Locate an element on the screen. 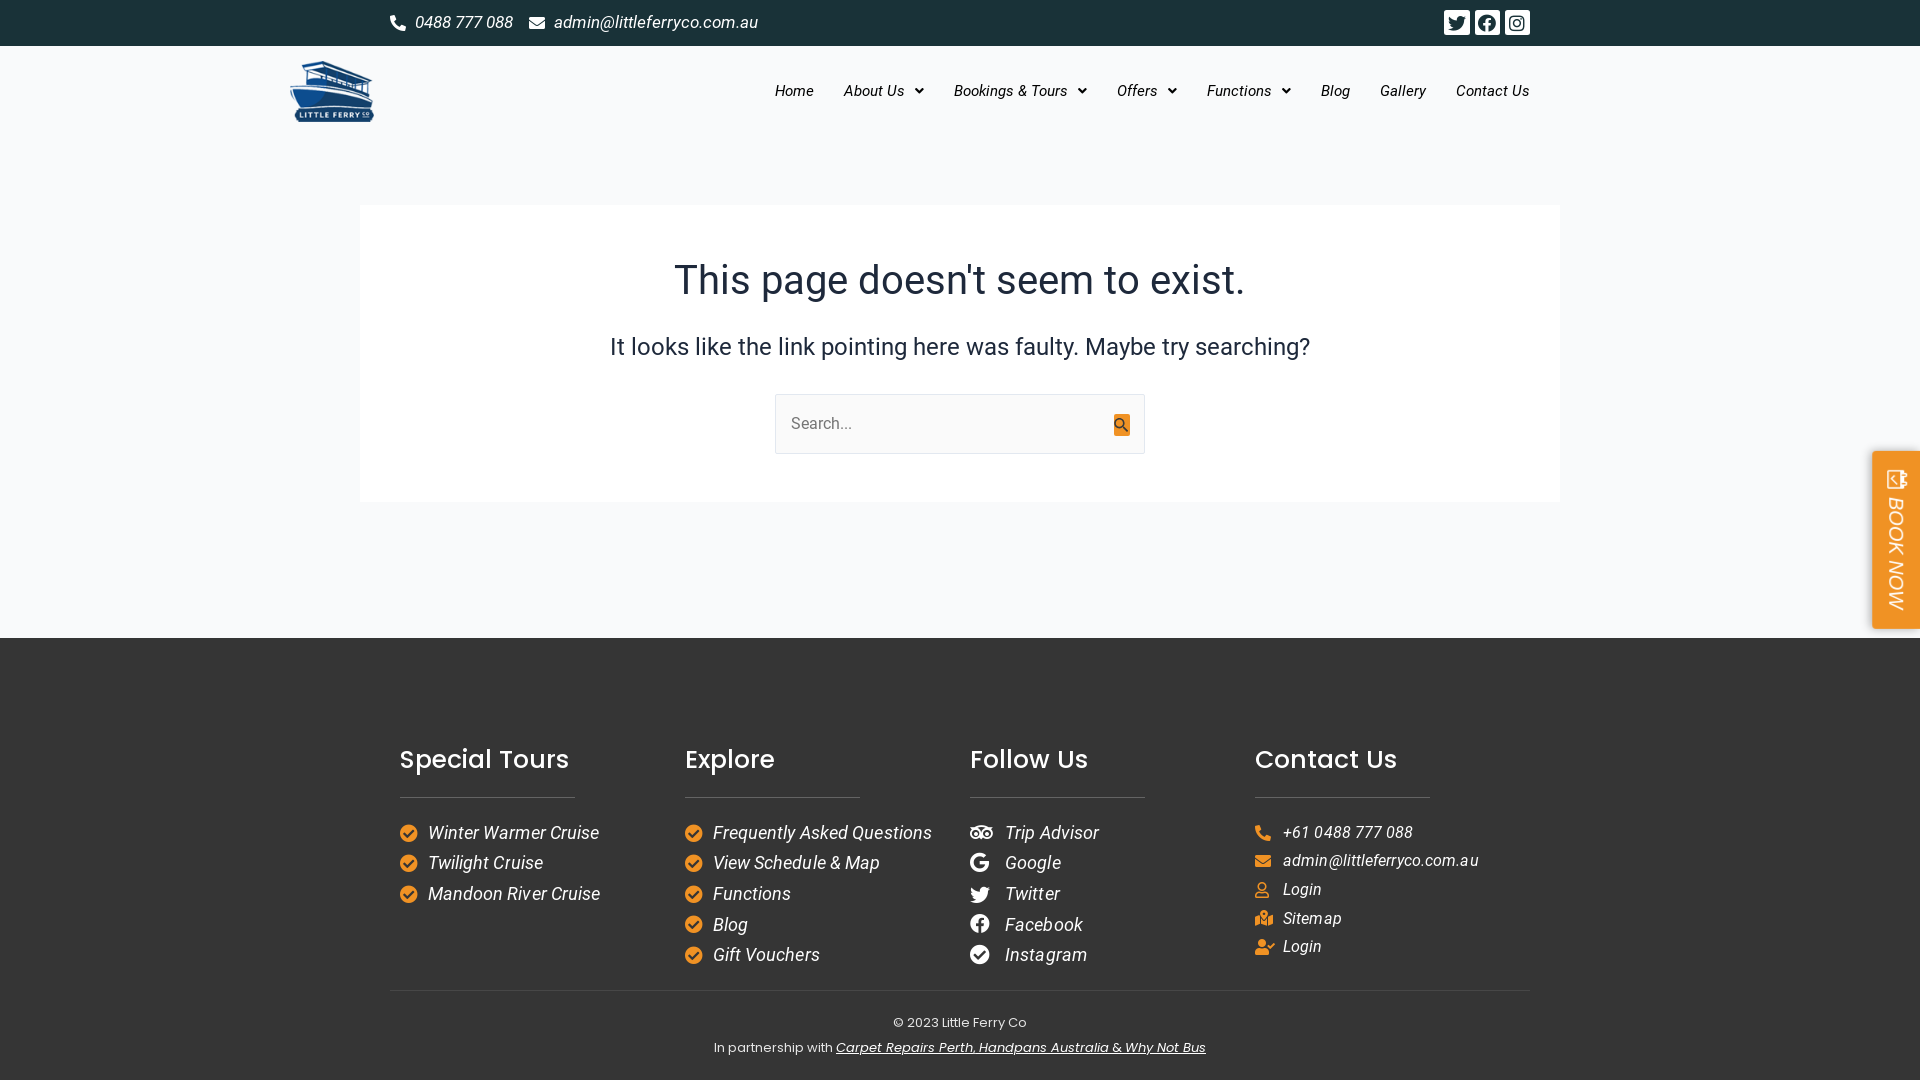 The width and height of the screenshot is (1920, 1080). 'Gift Vouchers' is located at coordinates (817, 954).